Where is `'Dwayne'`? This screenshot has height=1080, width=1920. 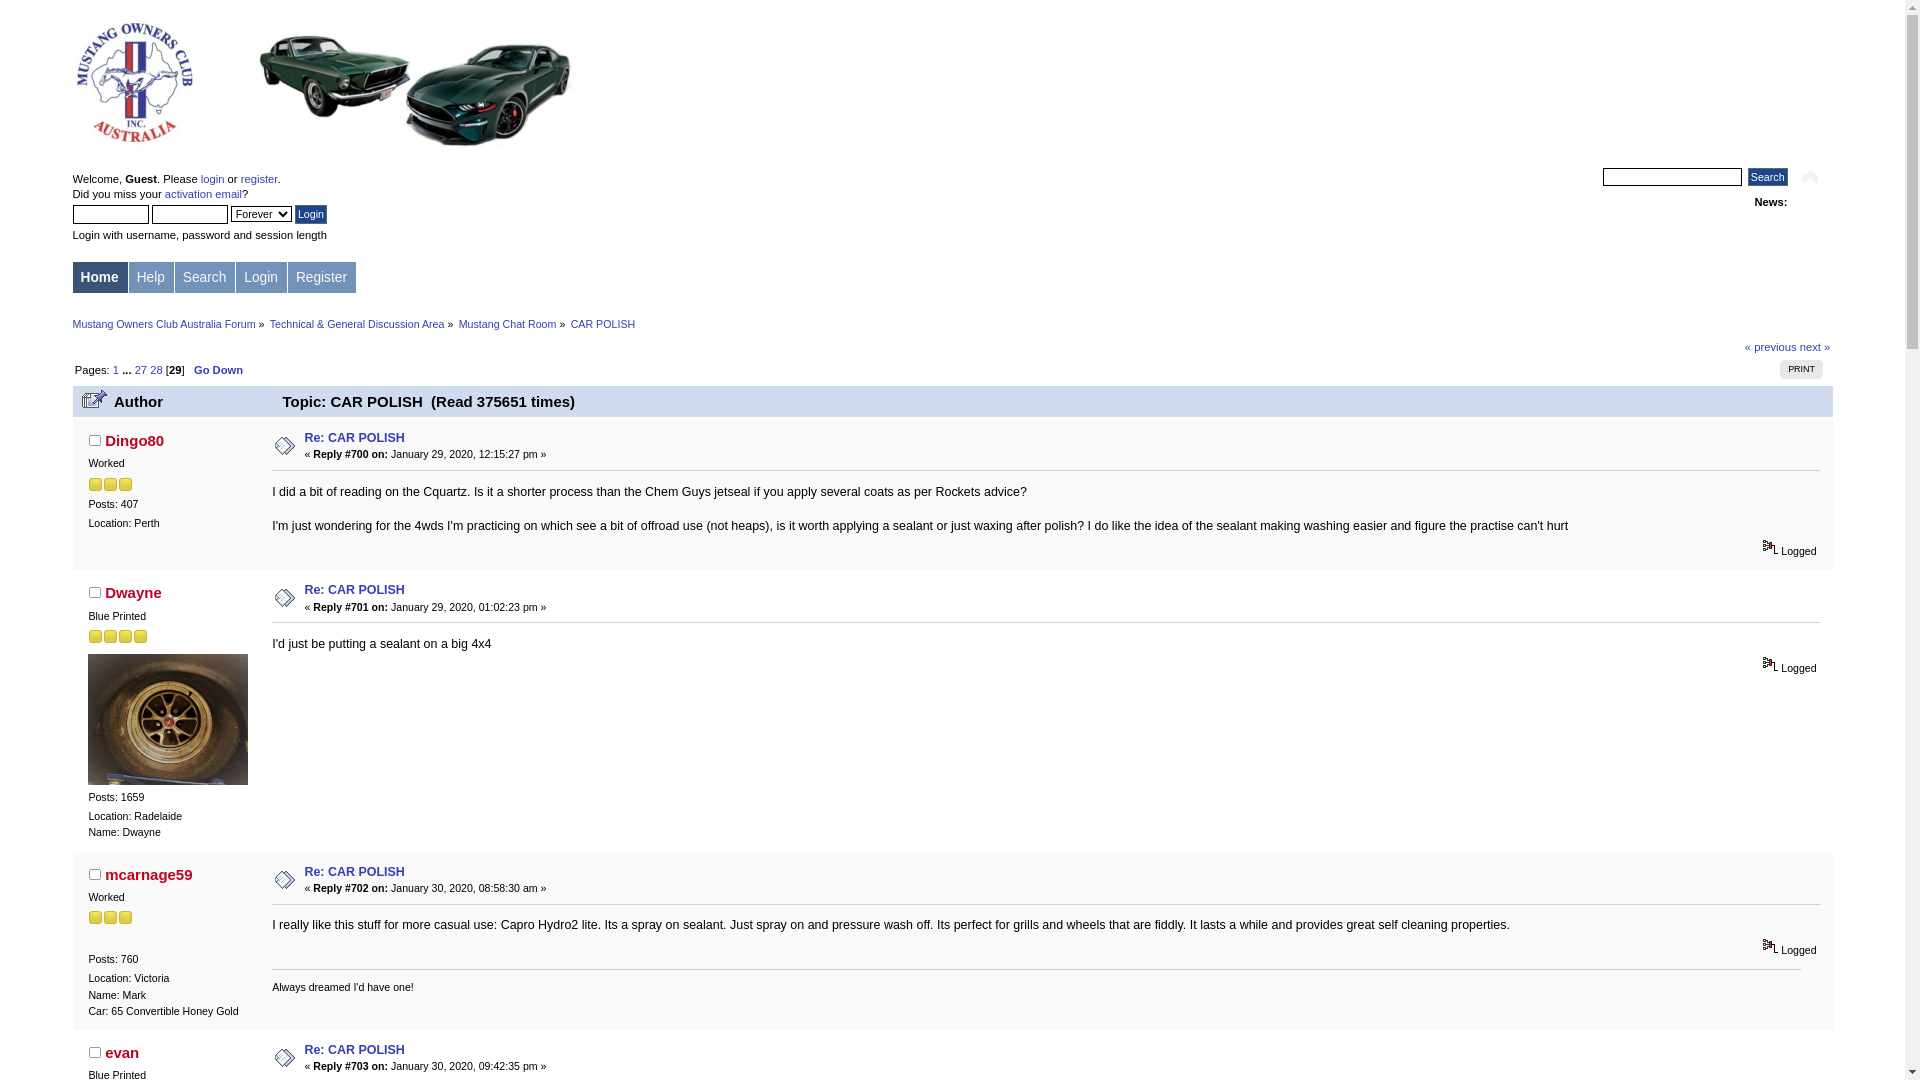
'Dwayne' is located at coordinates (132, 591).